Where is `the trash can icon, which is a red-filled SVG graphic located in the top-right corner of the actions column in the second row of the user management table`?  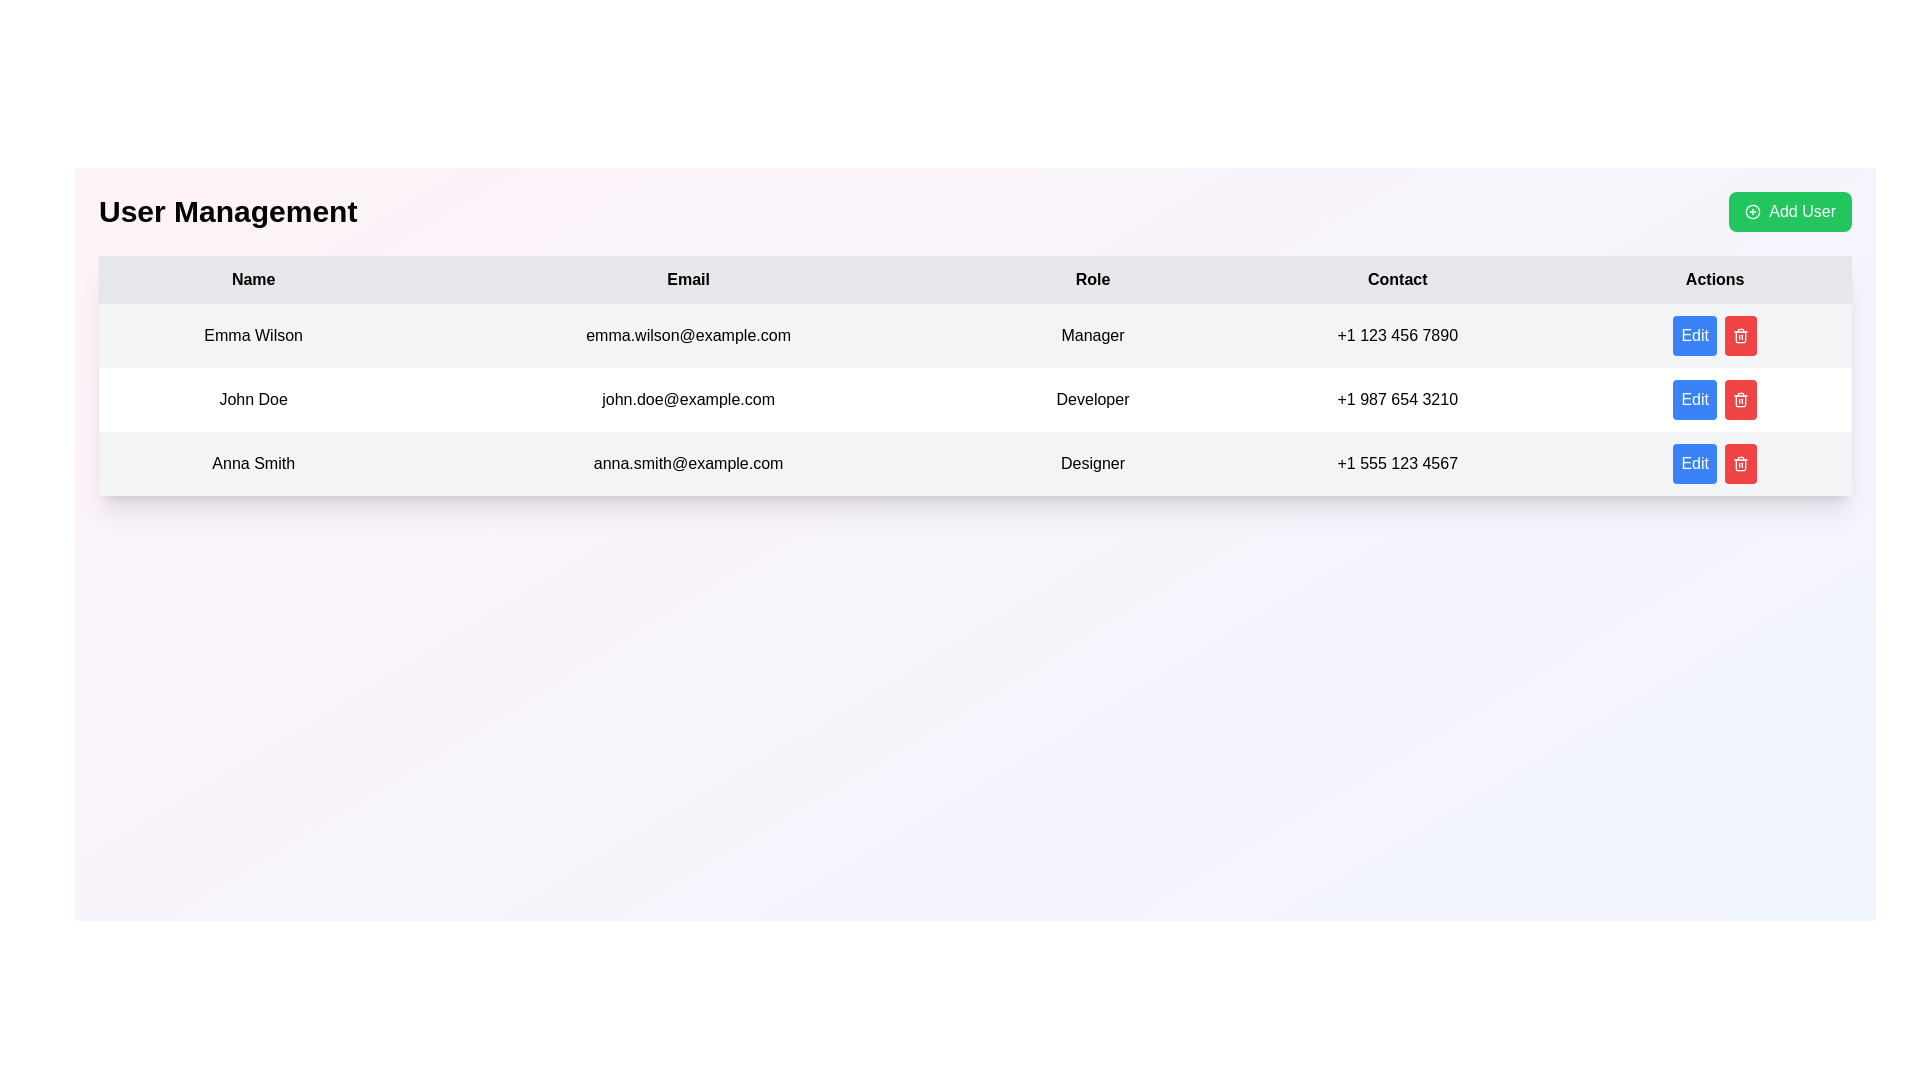
the trash can icon, which is a red-filled SVG graphic located in the top-right corner of the actions column in the second row of the user management table is located at coordinates (1740, 334).